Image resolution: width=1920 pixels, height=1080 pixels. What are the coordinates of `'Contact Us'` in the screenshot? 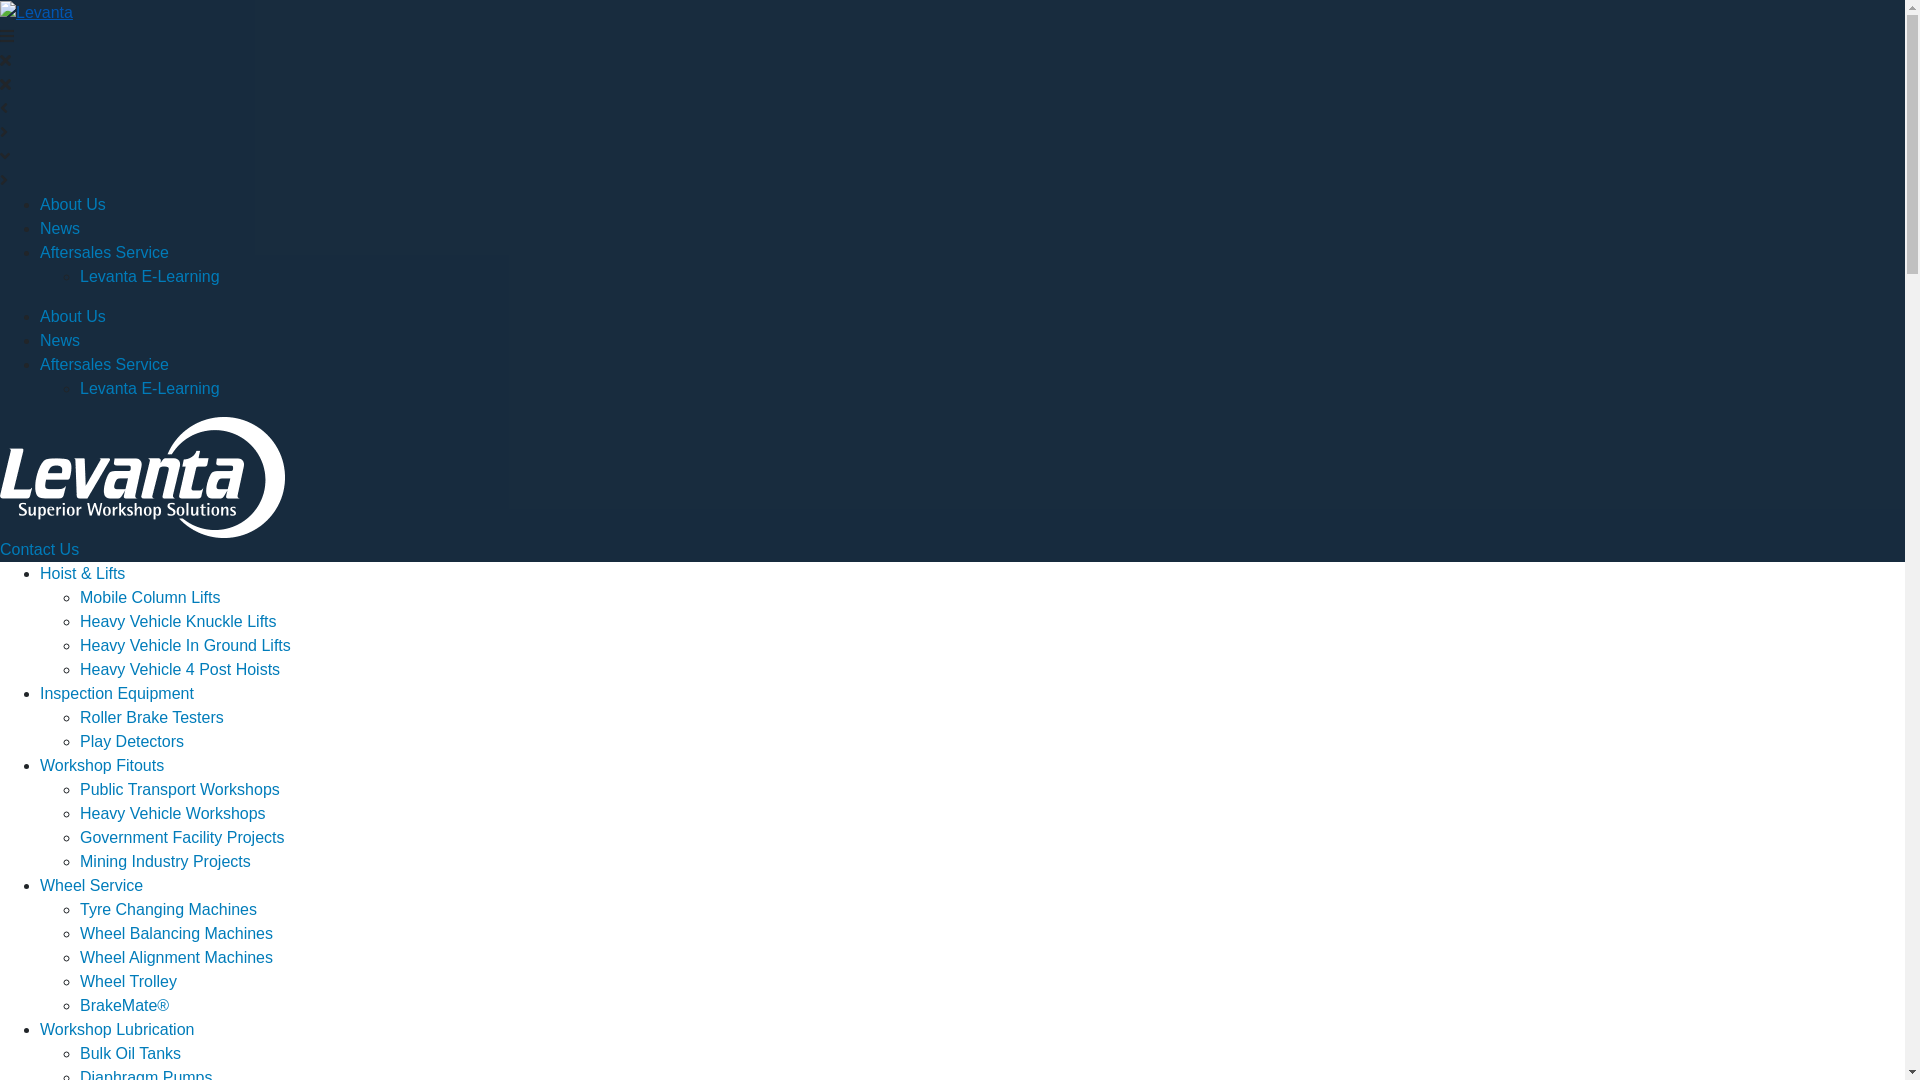 It's located at (39, 549).